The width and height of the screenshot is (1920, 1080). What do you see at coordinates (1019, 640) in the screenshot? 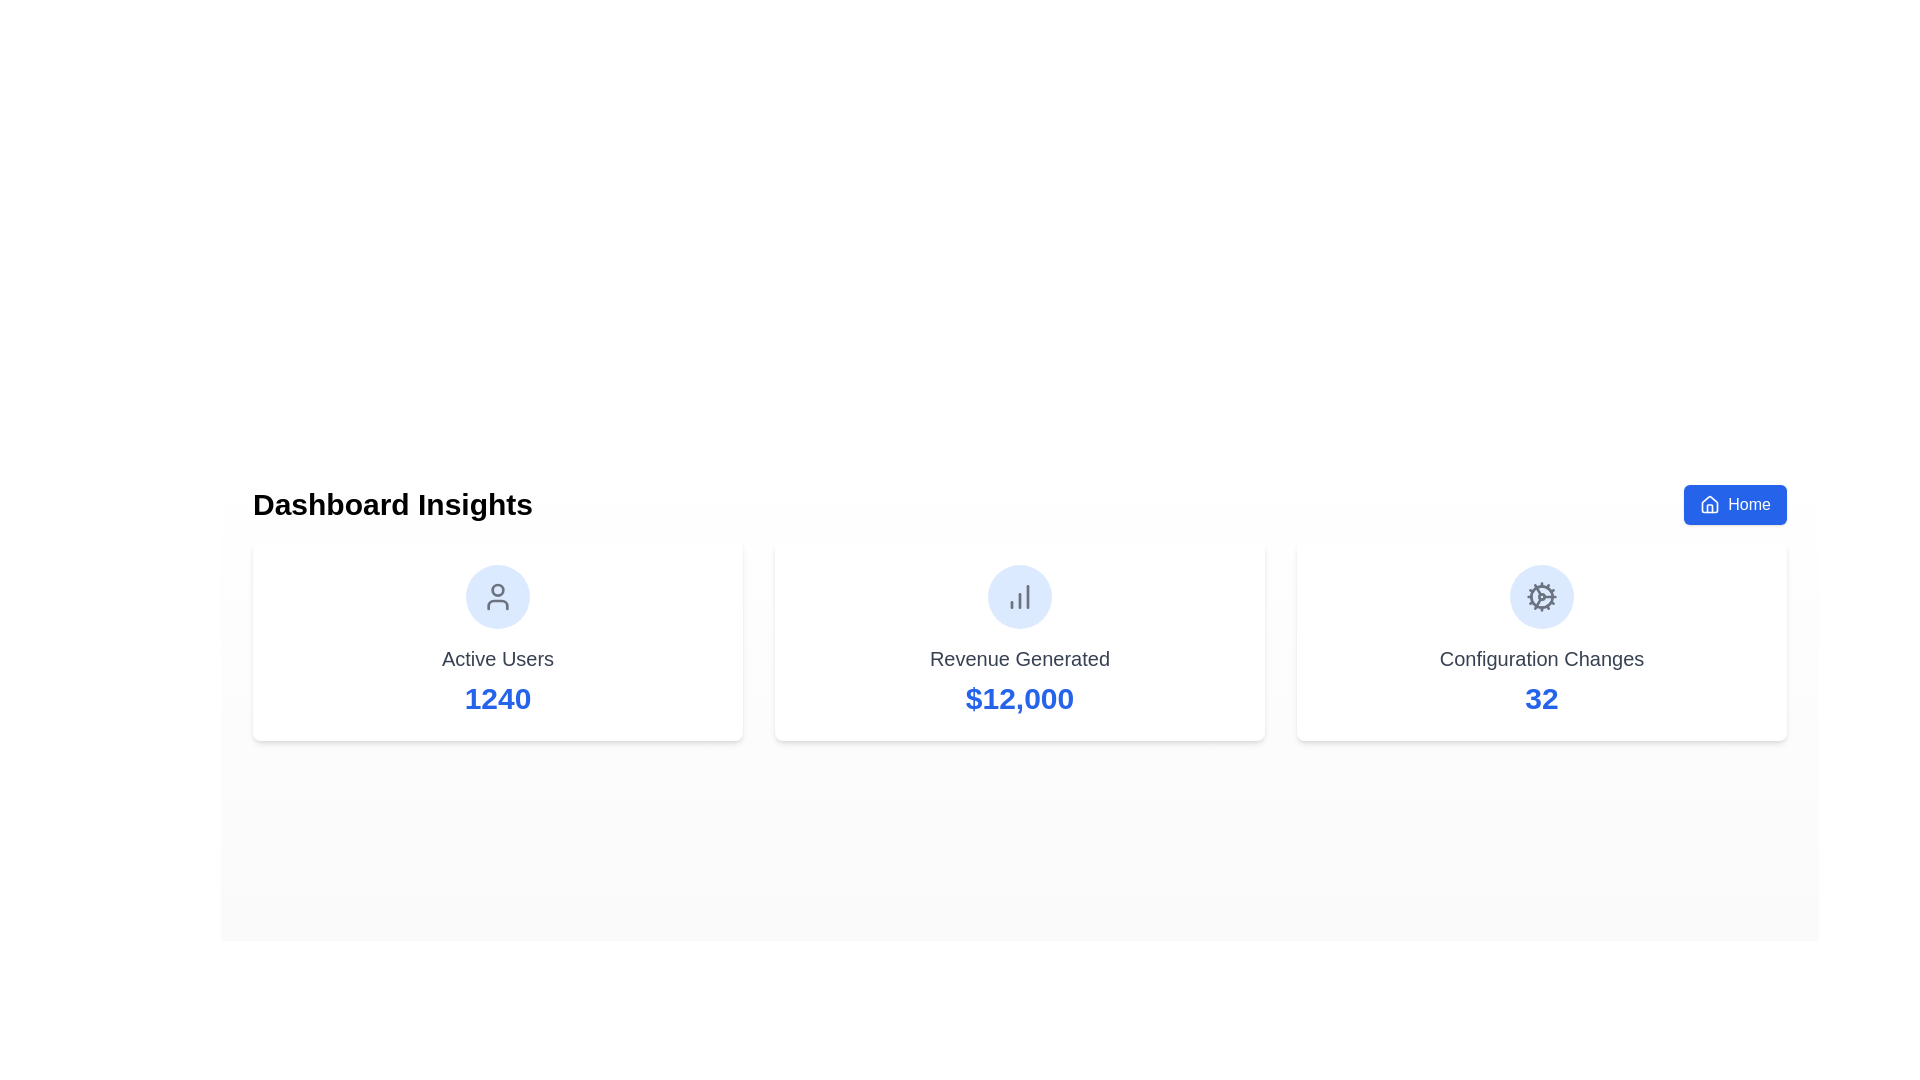
I see `the Informational card displaying total revenue, located centrally between the 'Active Users' and 'Configuration Changes' cards in the dashboard layout` at bounding box center [1019, 640].